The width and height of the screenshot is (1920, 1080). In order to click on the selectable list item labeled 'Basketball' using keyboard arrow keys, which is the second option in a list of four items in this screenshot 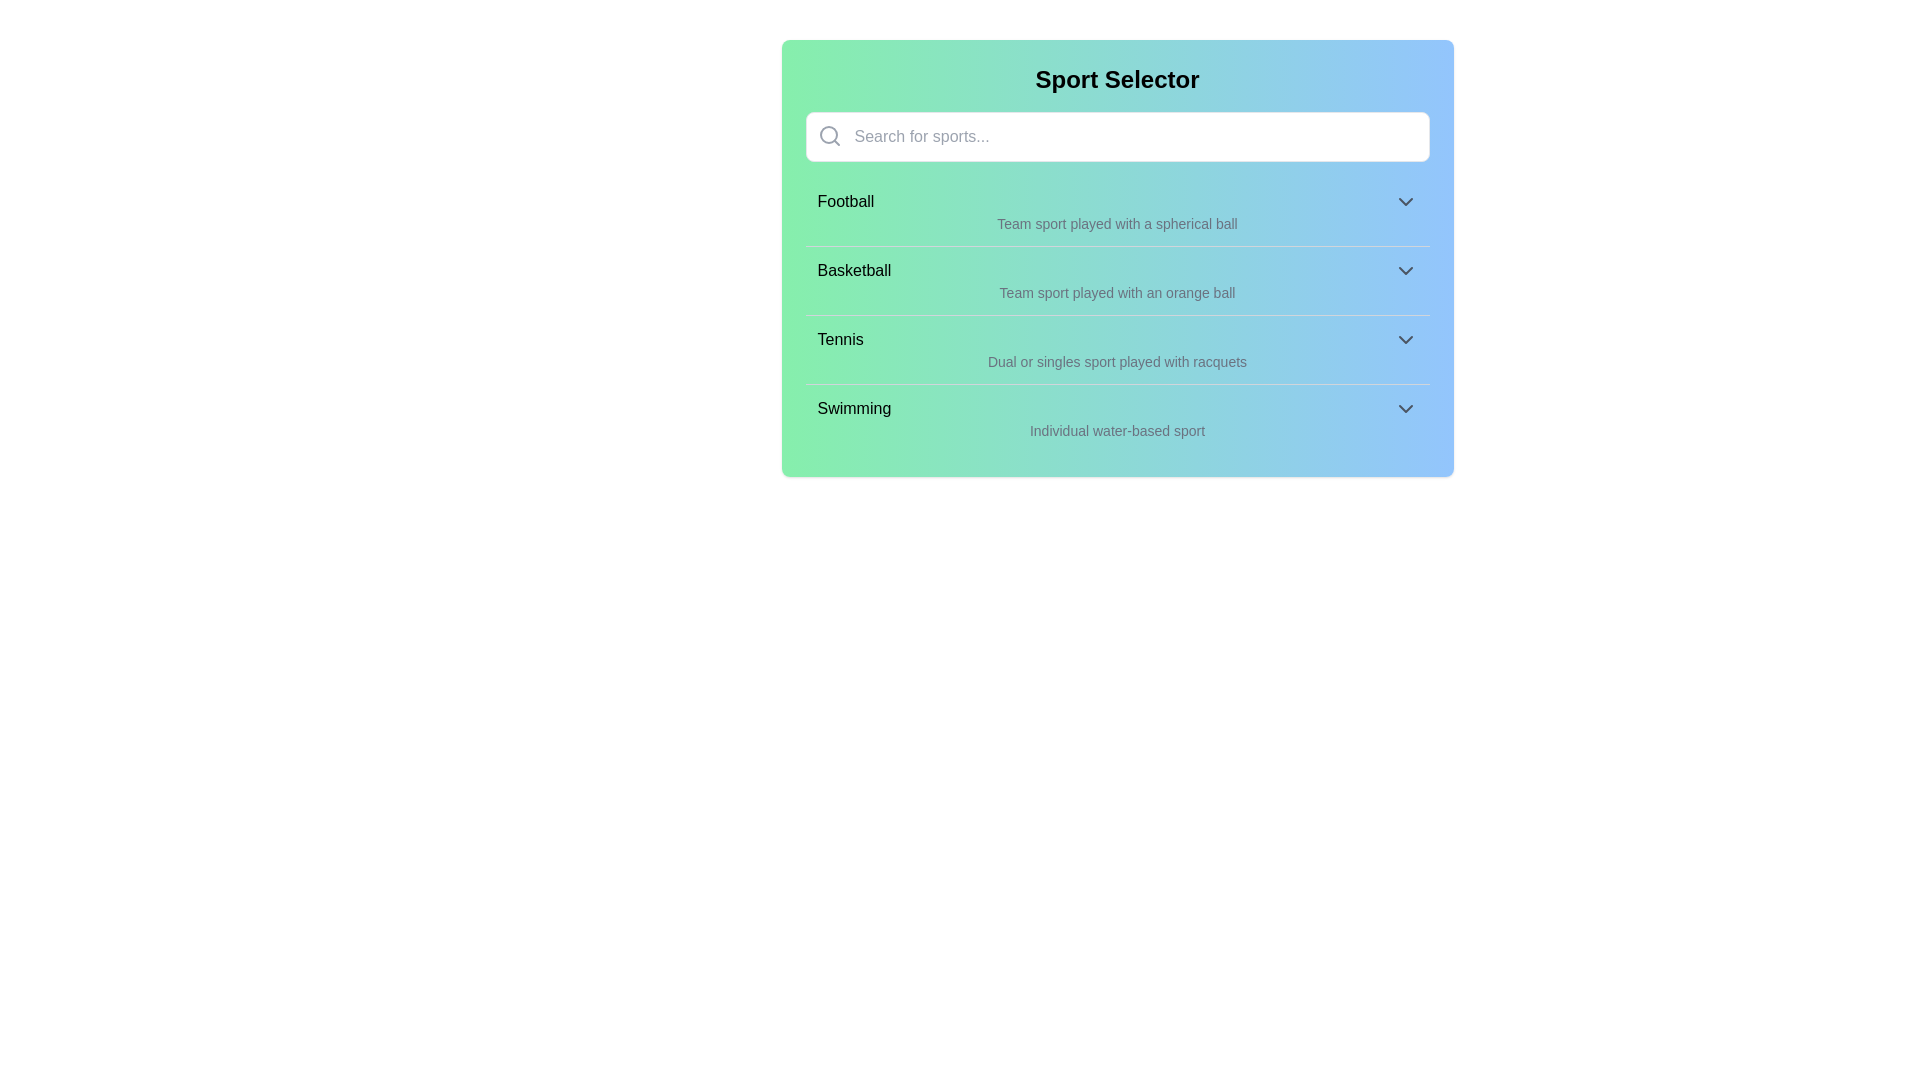, I will do `click(1116, 280)`.